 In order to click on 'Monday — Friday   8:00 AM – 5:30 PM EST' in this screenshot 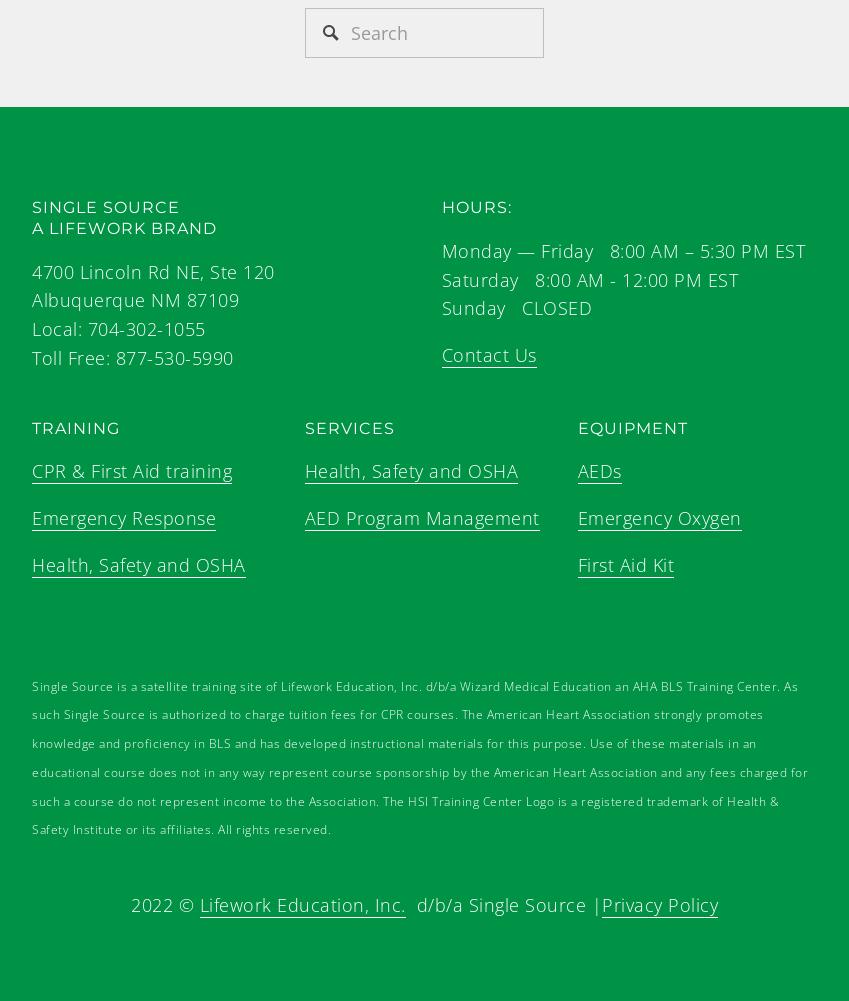, I will do `click(622, 249)`.